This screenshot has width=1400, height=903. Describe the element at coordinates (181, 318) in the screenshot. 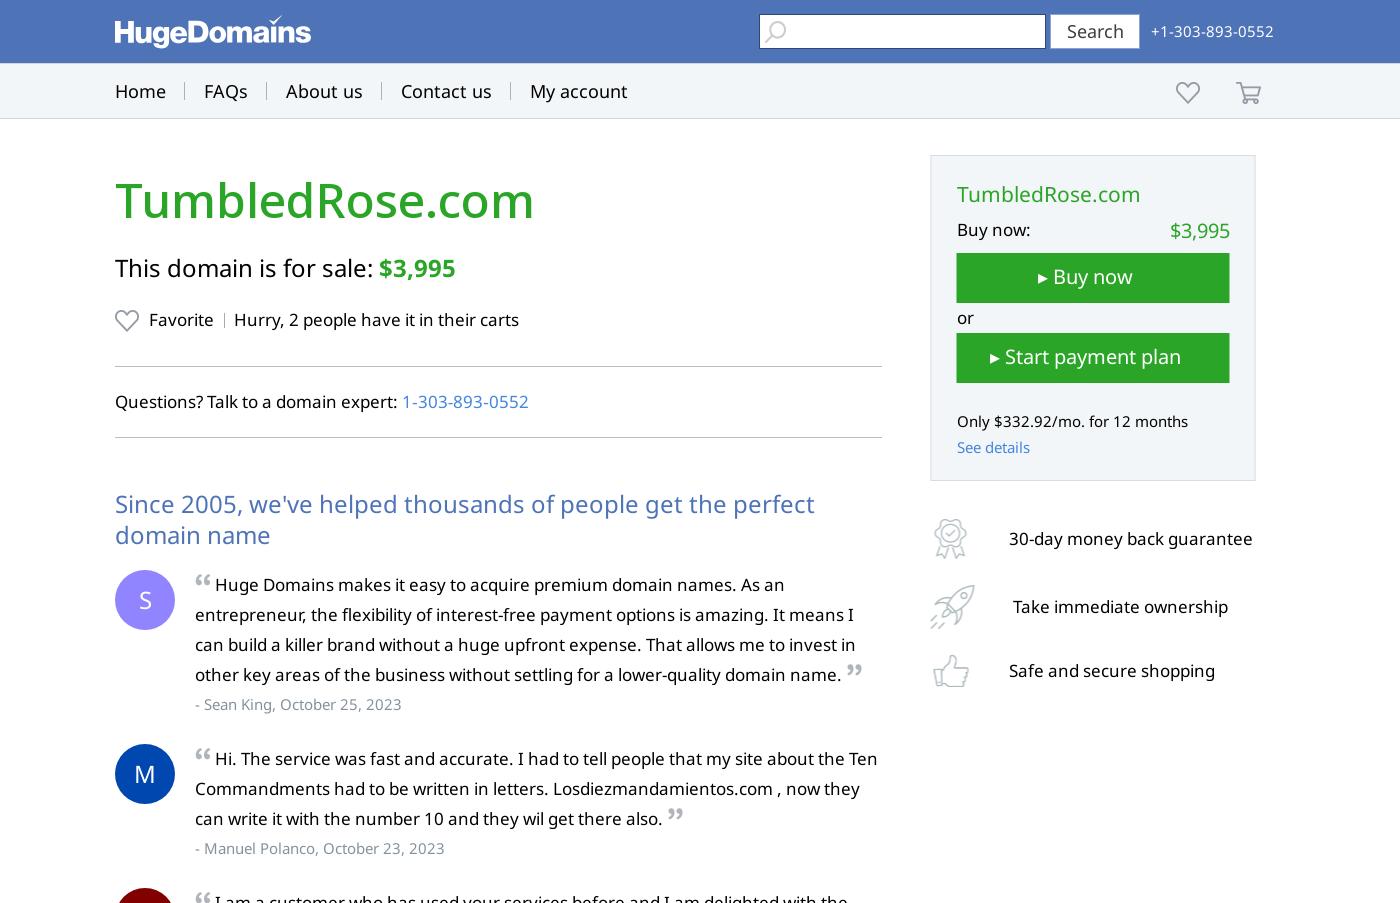

I see `'Favorite'` at that location.